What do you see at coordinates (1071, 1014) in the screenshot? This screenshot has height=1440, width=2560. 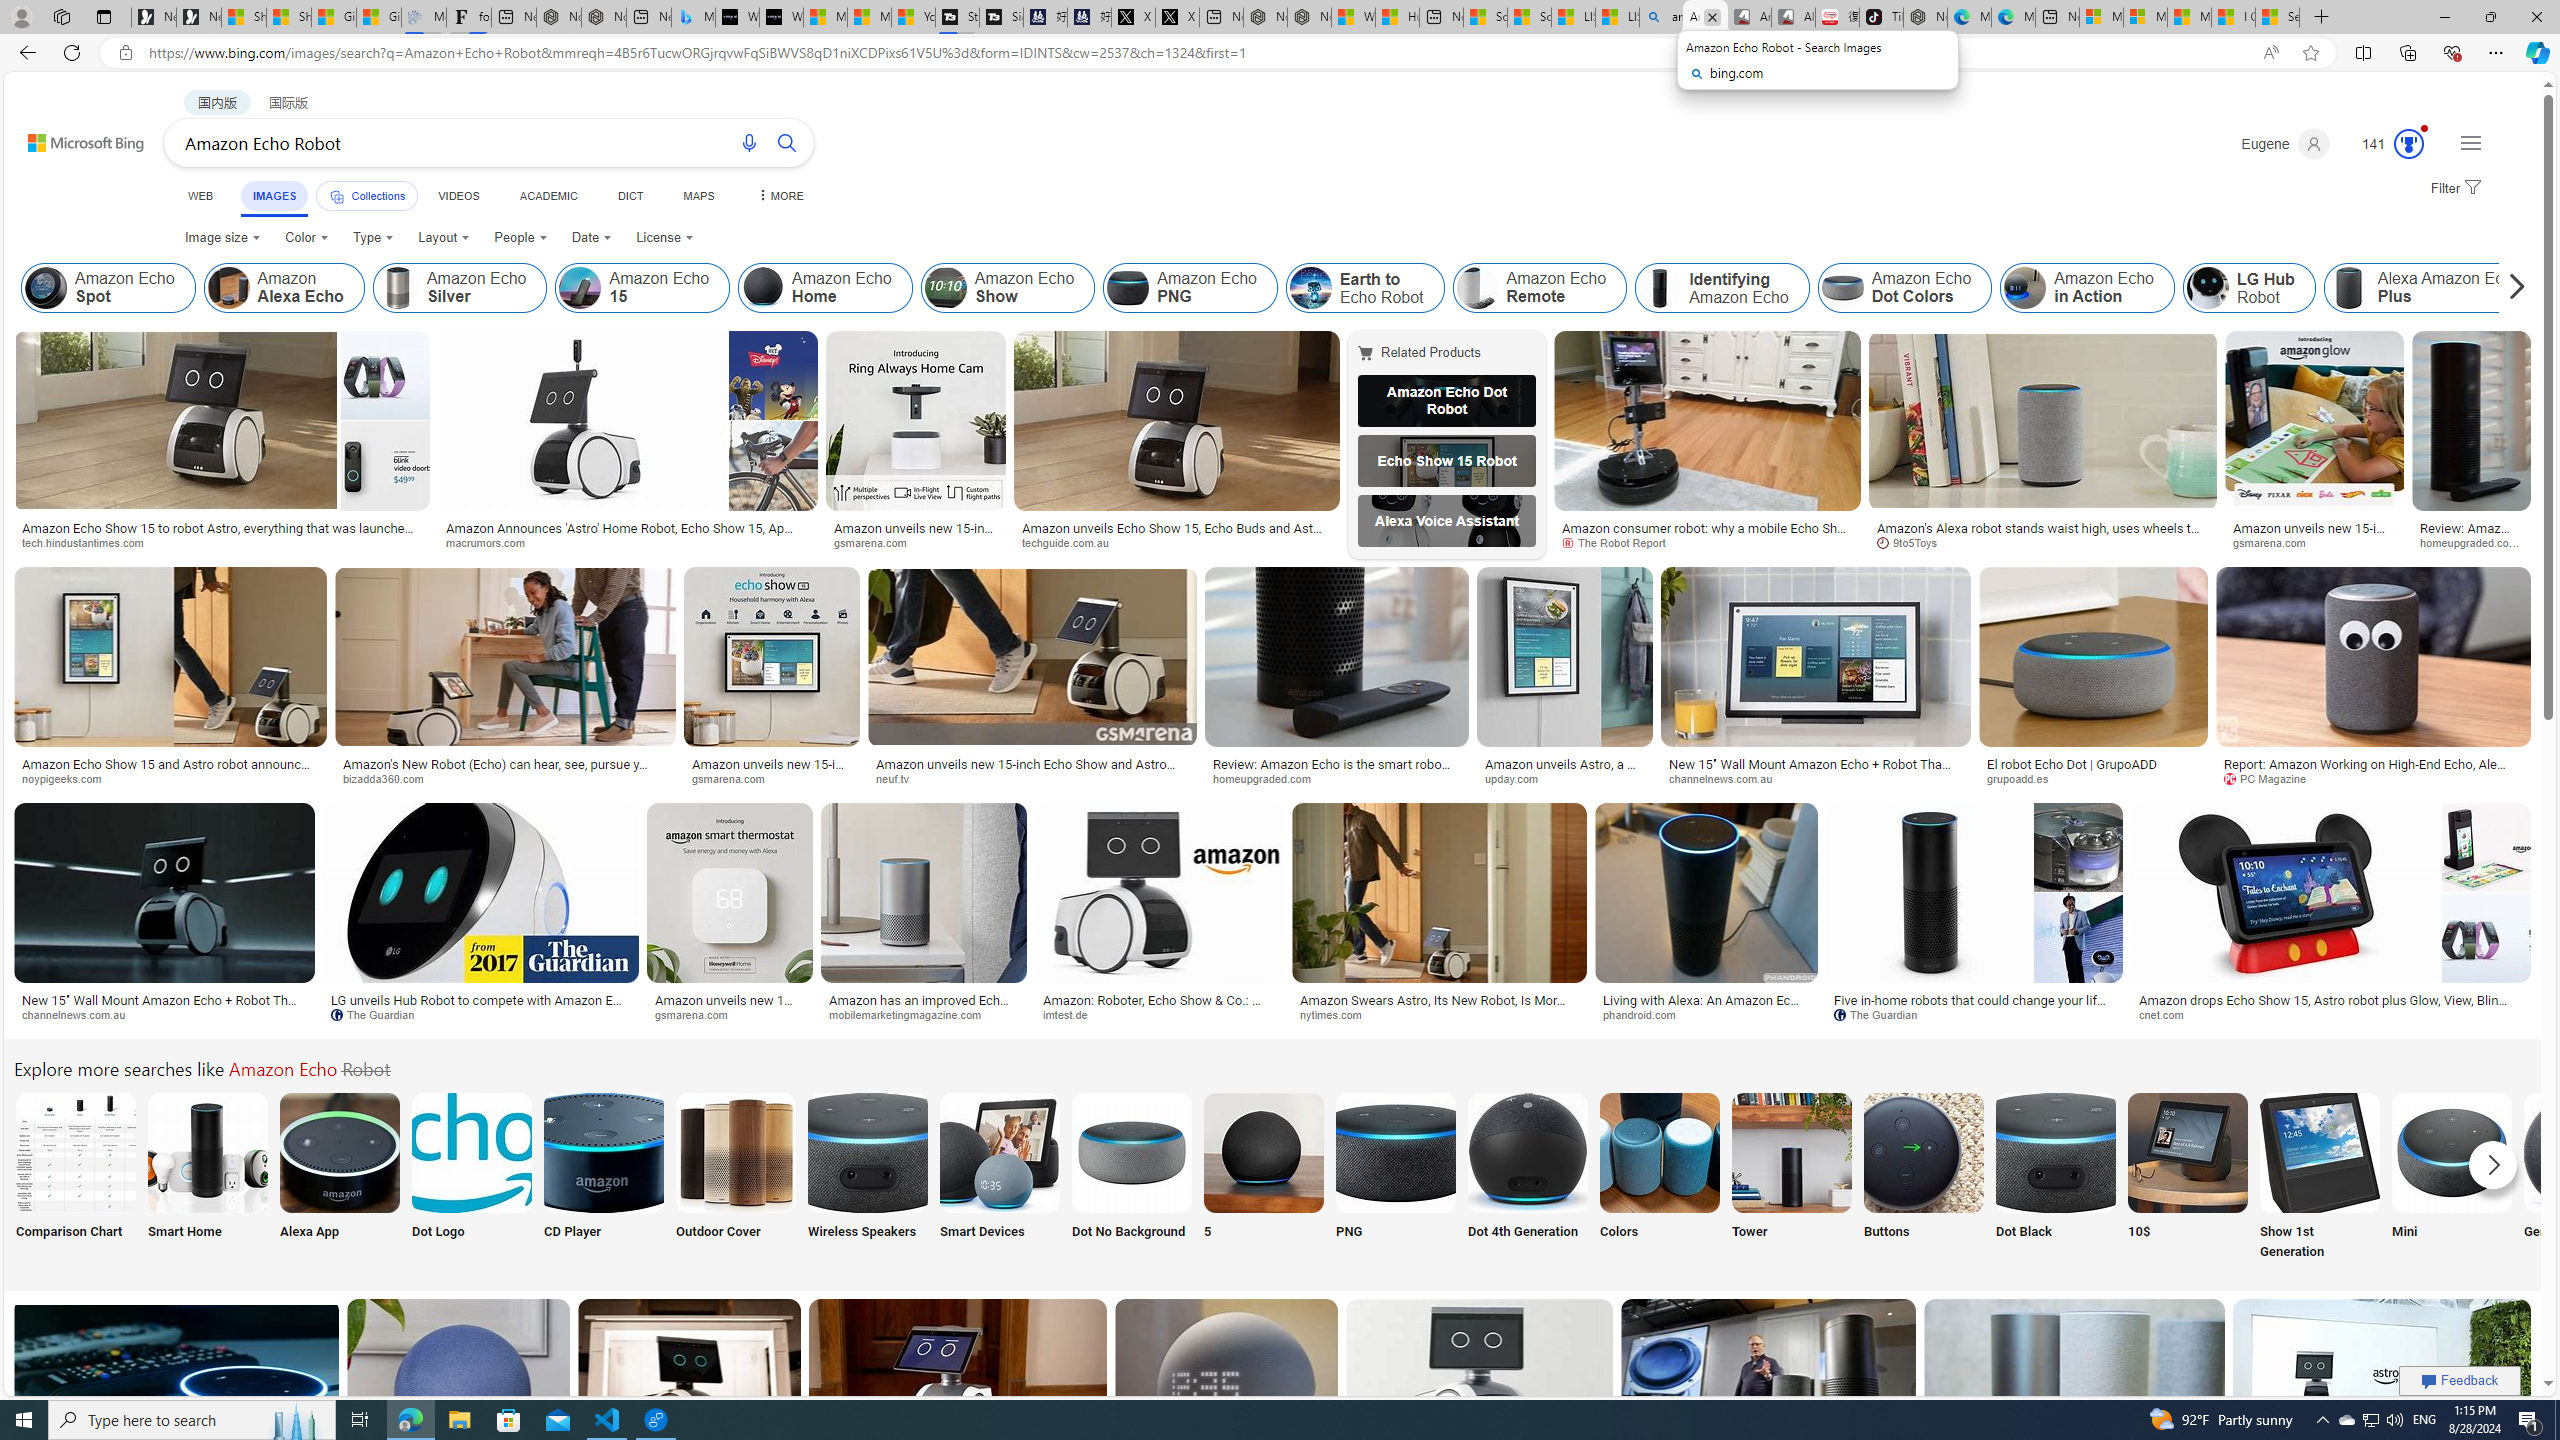 I see `'imtest.de'` at bounding box center [1071, 1014].